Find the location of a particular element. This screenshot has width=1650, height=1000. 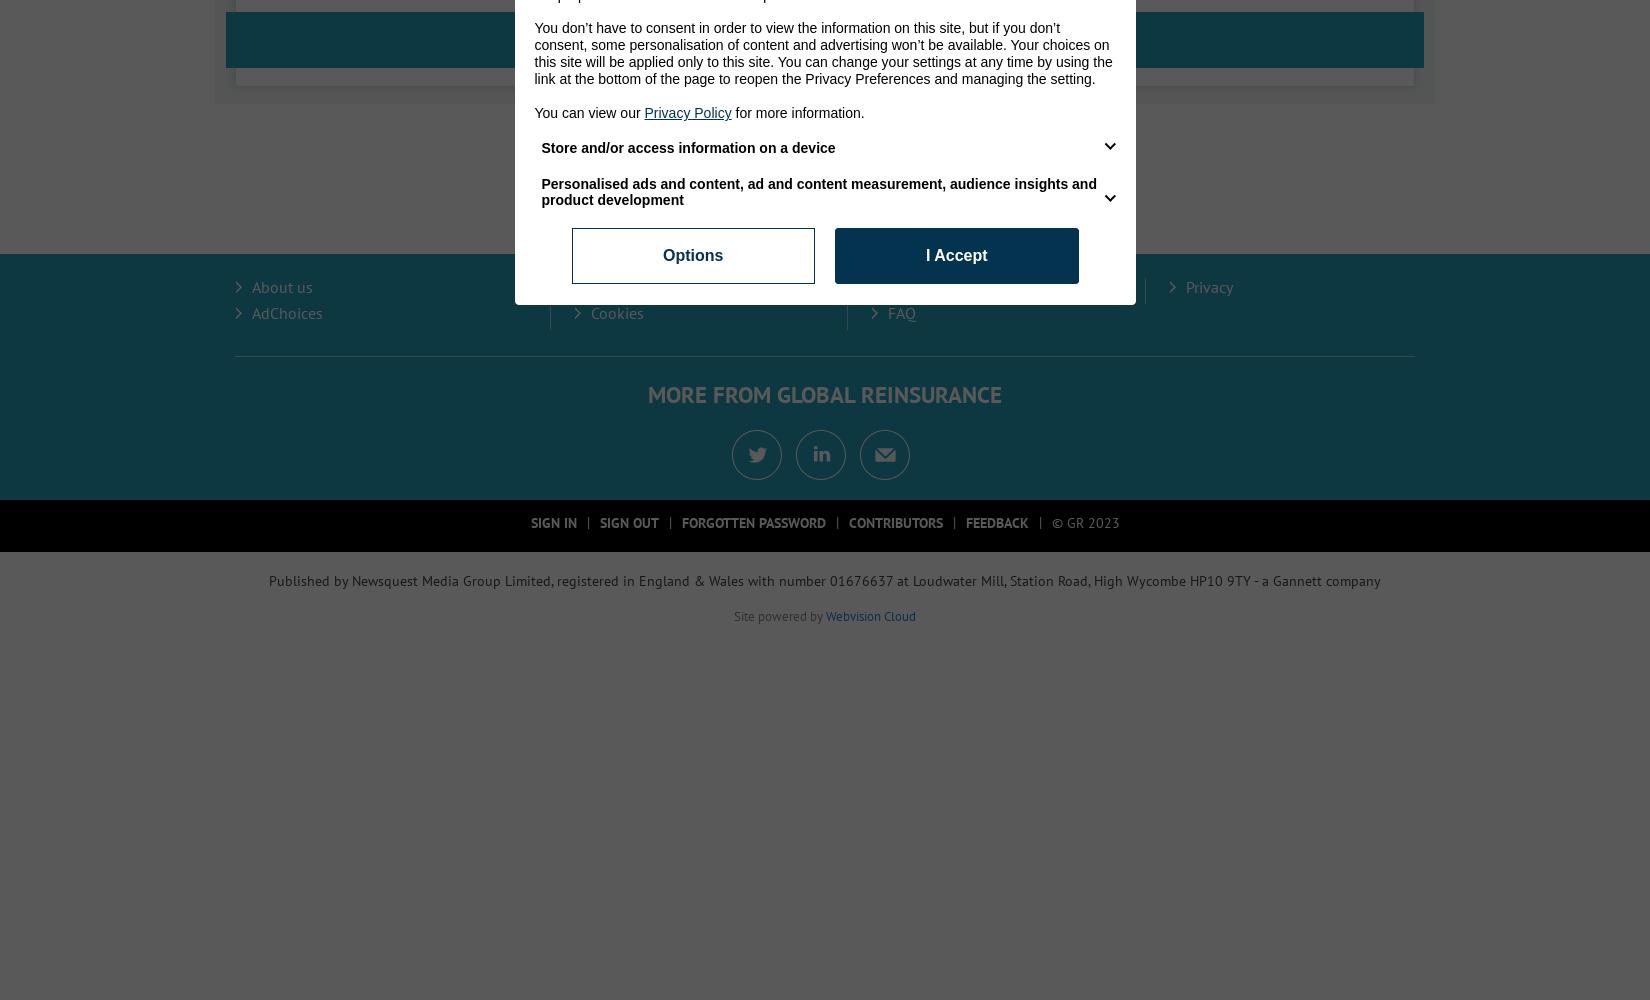

'Terms & Conditions' is located at coordinates (955, 287).